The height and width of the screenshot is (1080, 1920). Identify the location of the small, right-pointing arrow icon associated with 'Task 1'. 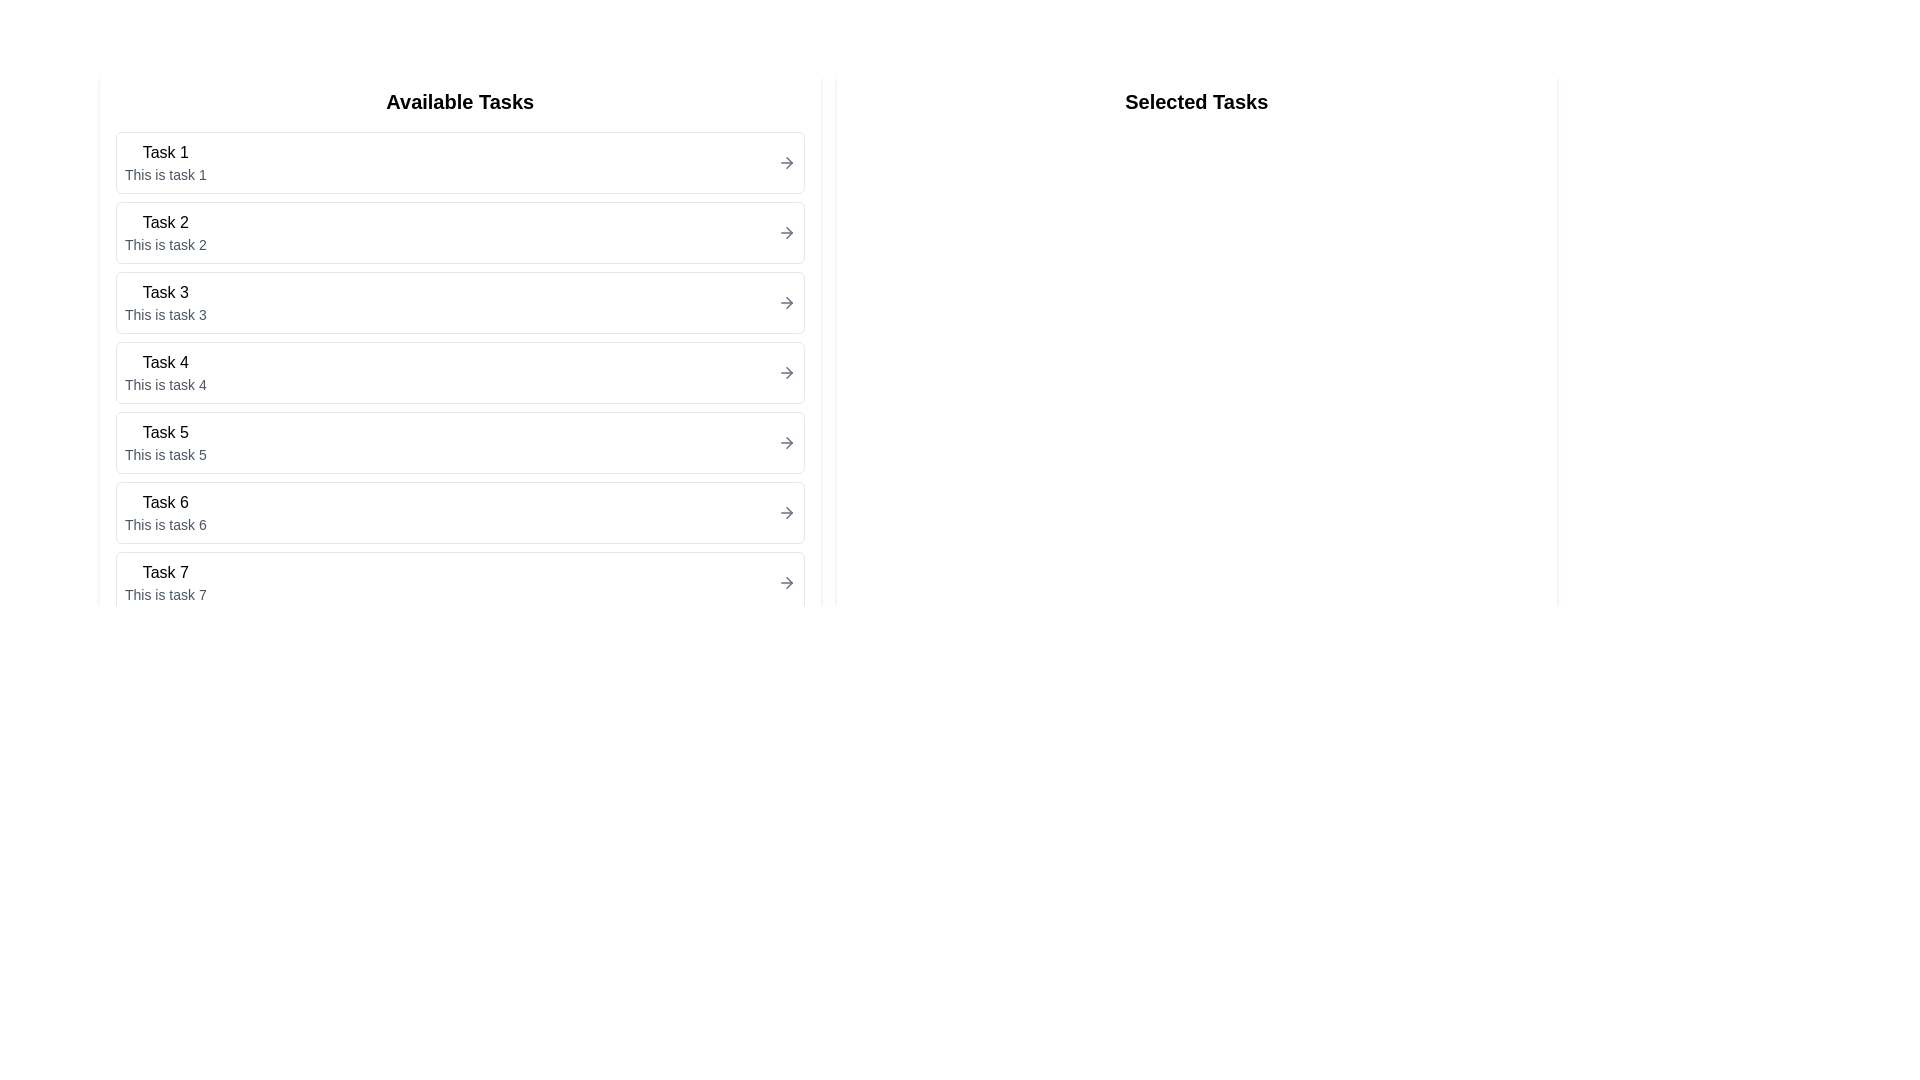
(785, 161).